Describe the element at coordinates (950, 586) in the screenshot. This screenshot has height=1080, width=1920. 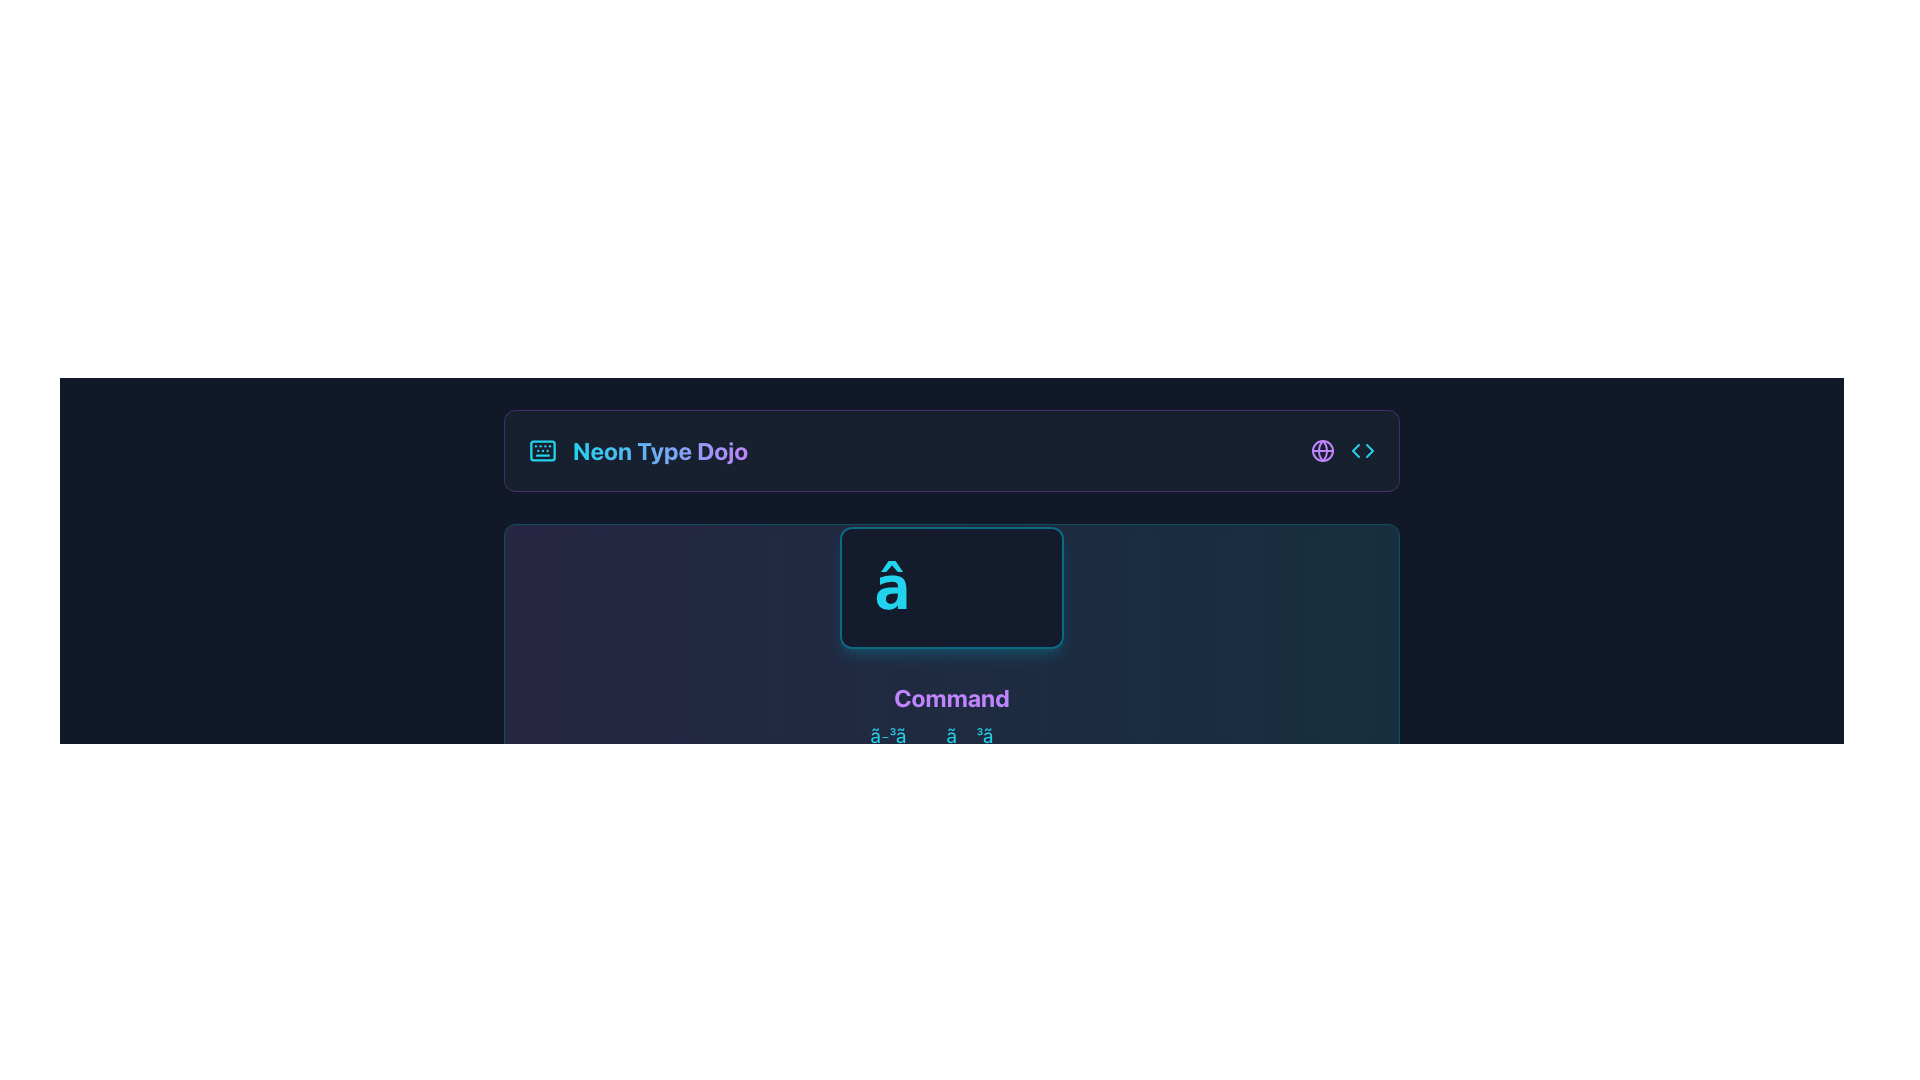
I see `the bold, blue character 'â' in the dark-themed interface, which is prominently positioned above the 'Command' textual elements` at that location.